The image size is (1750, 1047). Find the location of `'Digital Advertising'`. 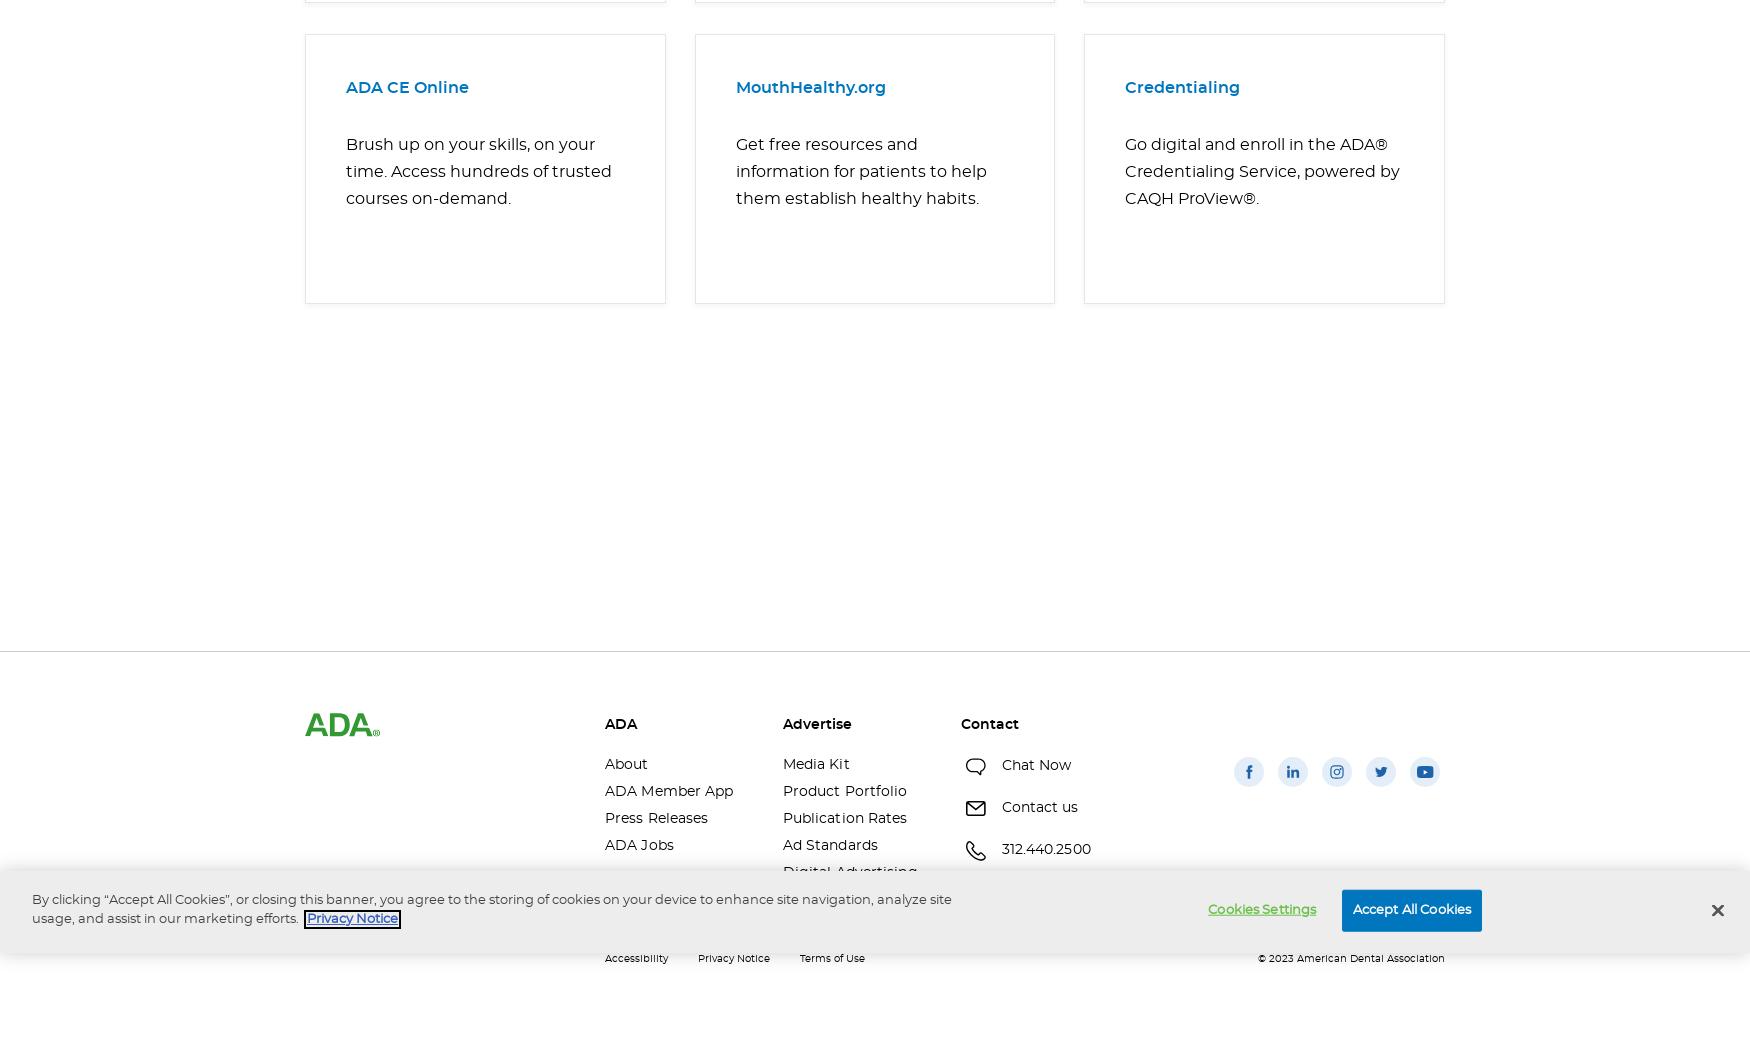

'Digital Advertising' is located at coordinates (849, 871).